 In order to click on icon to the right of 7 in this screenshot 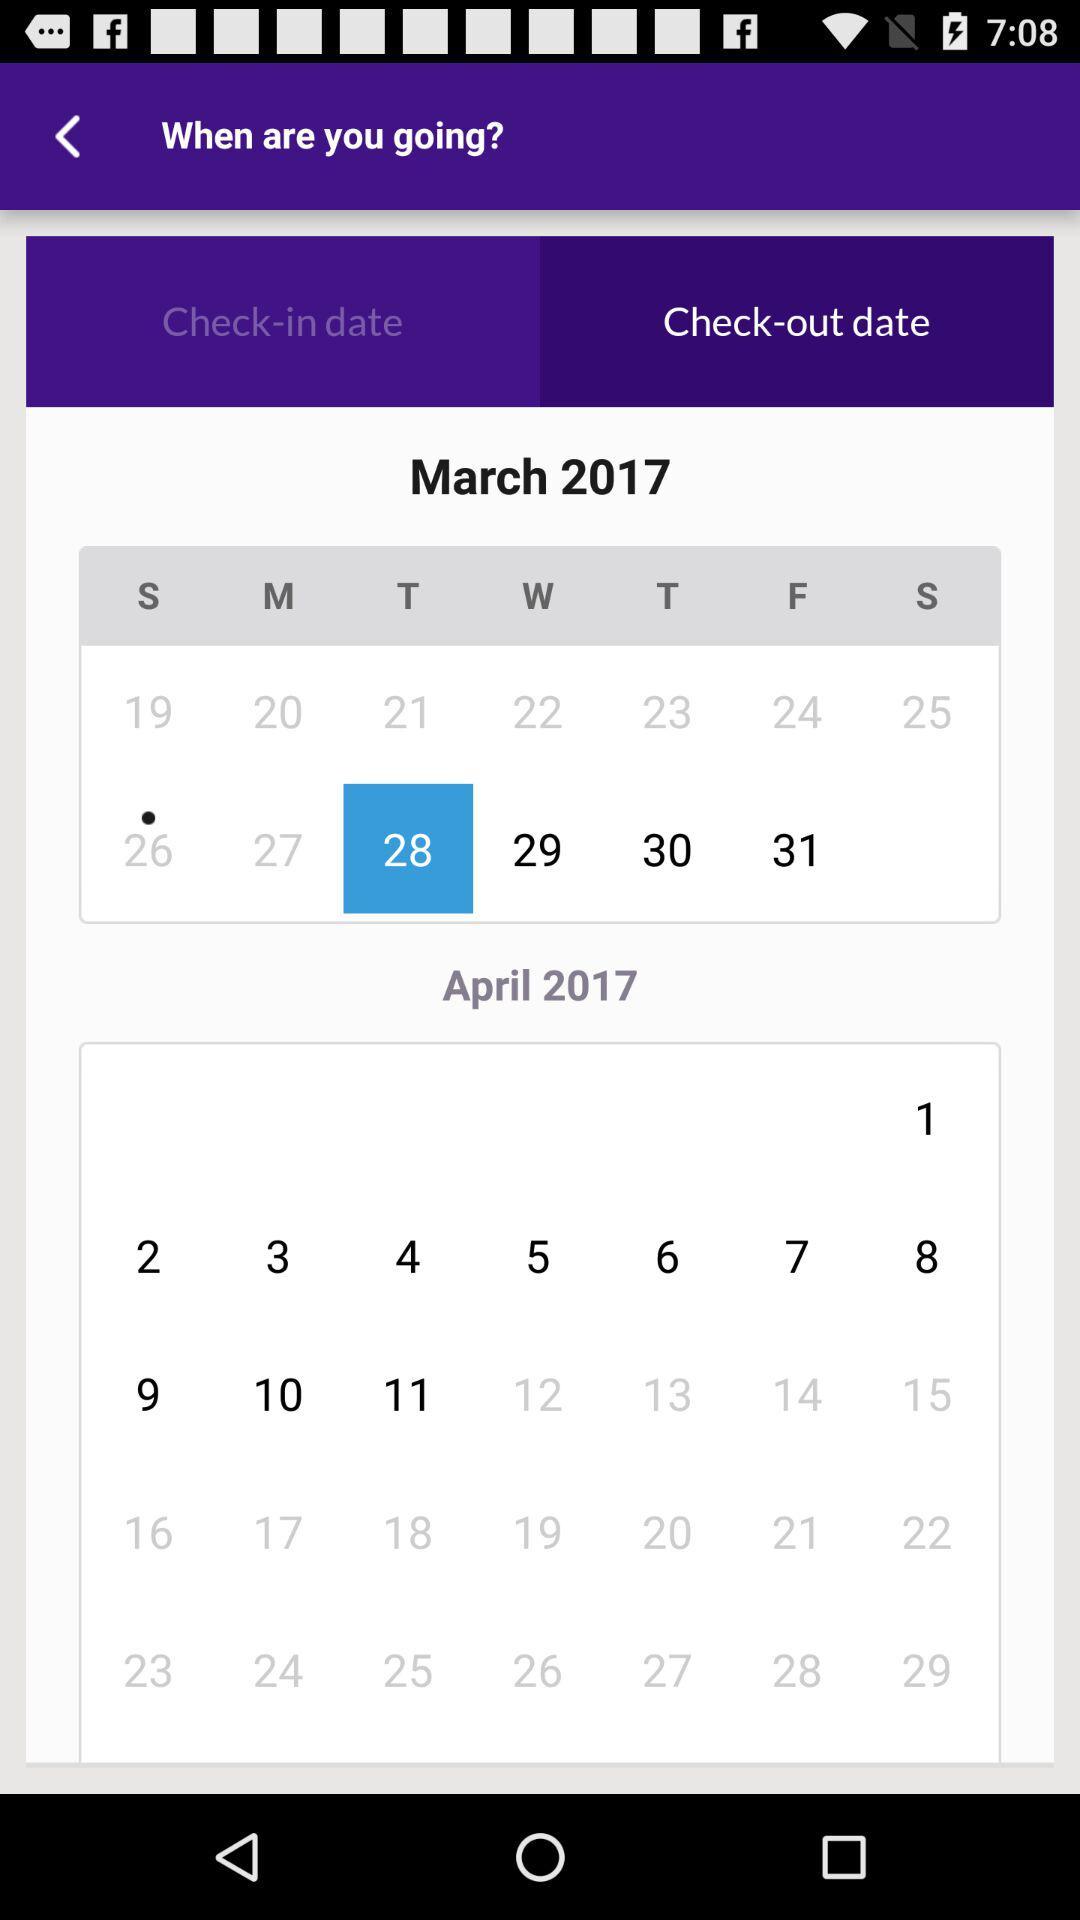, I will do `click(927, 1392)`.